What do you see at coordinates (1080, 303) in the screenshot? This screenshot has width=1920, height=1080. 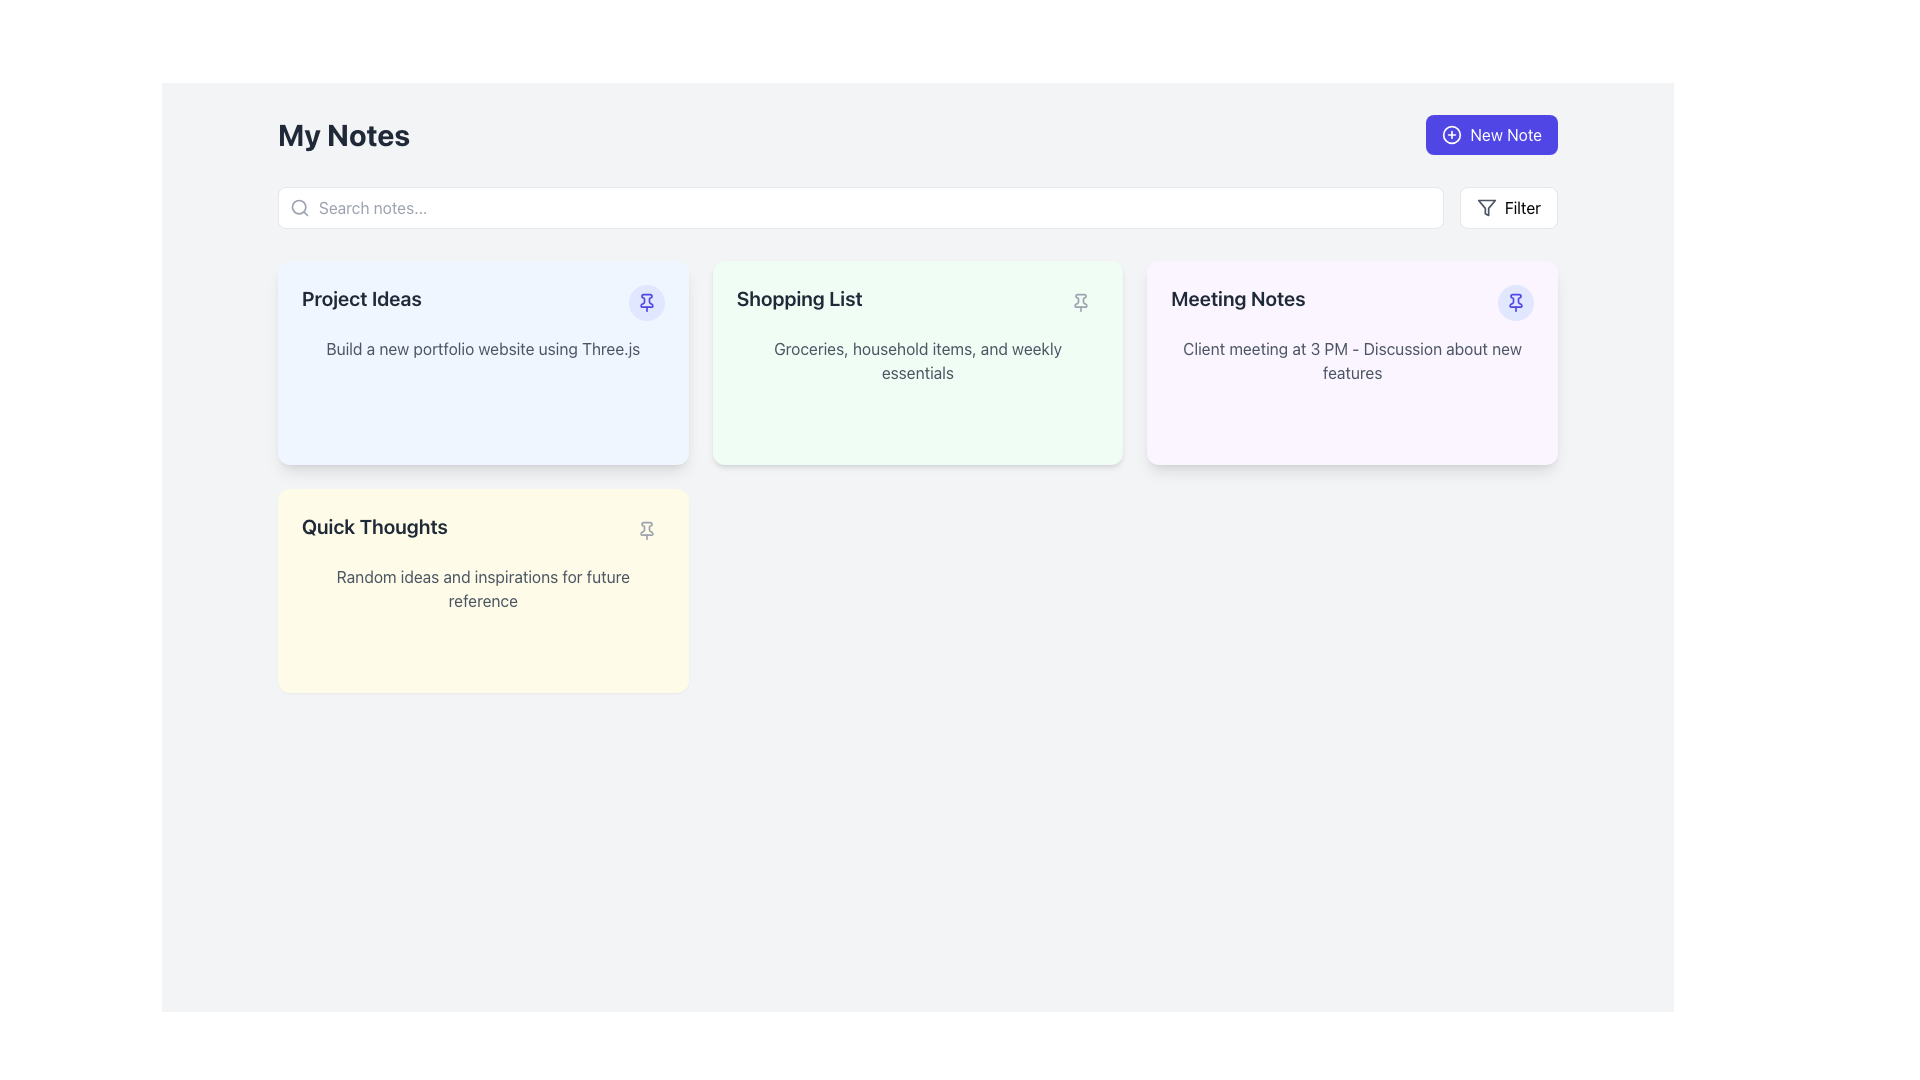 I see `the pin icon button in the 'Shopping List' section to observe the hover effects` at bounding box center [1080, 303].